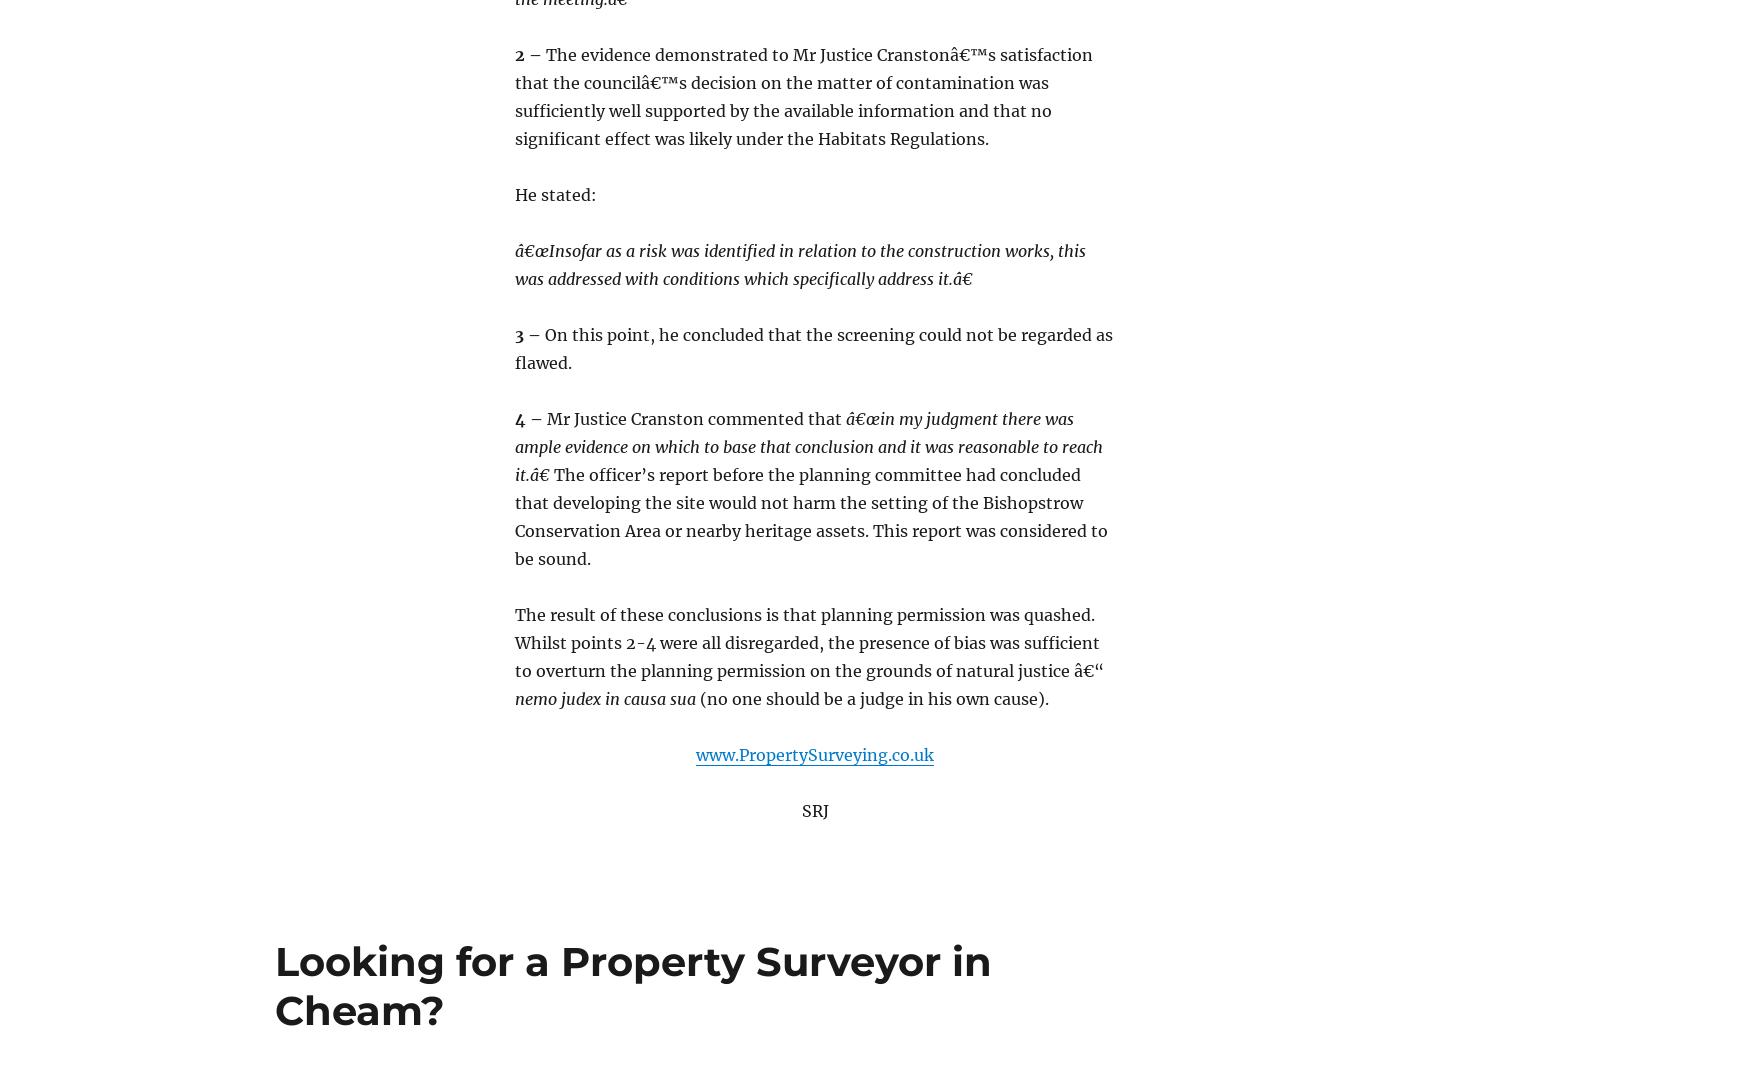  Describe the element at coordinates (554, 192) in the screenshot. I see `'He stated:'` at that location.